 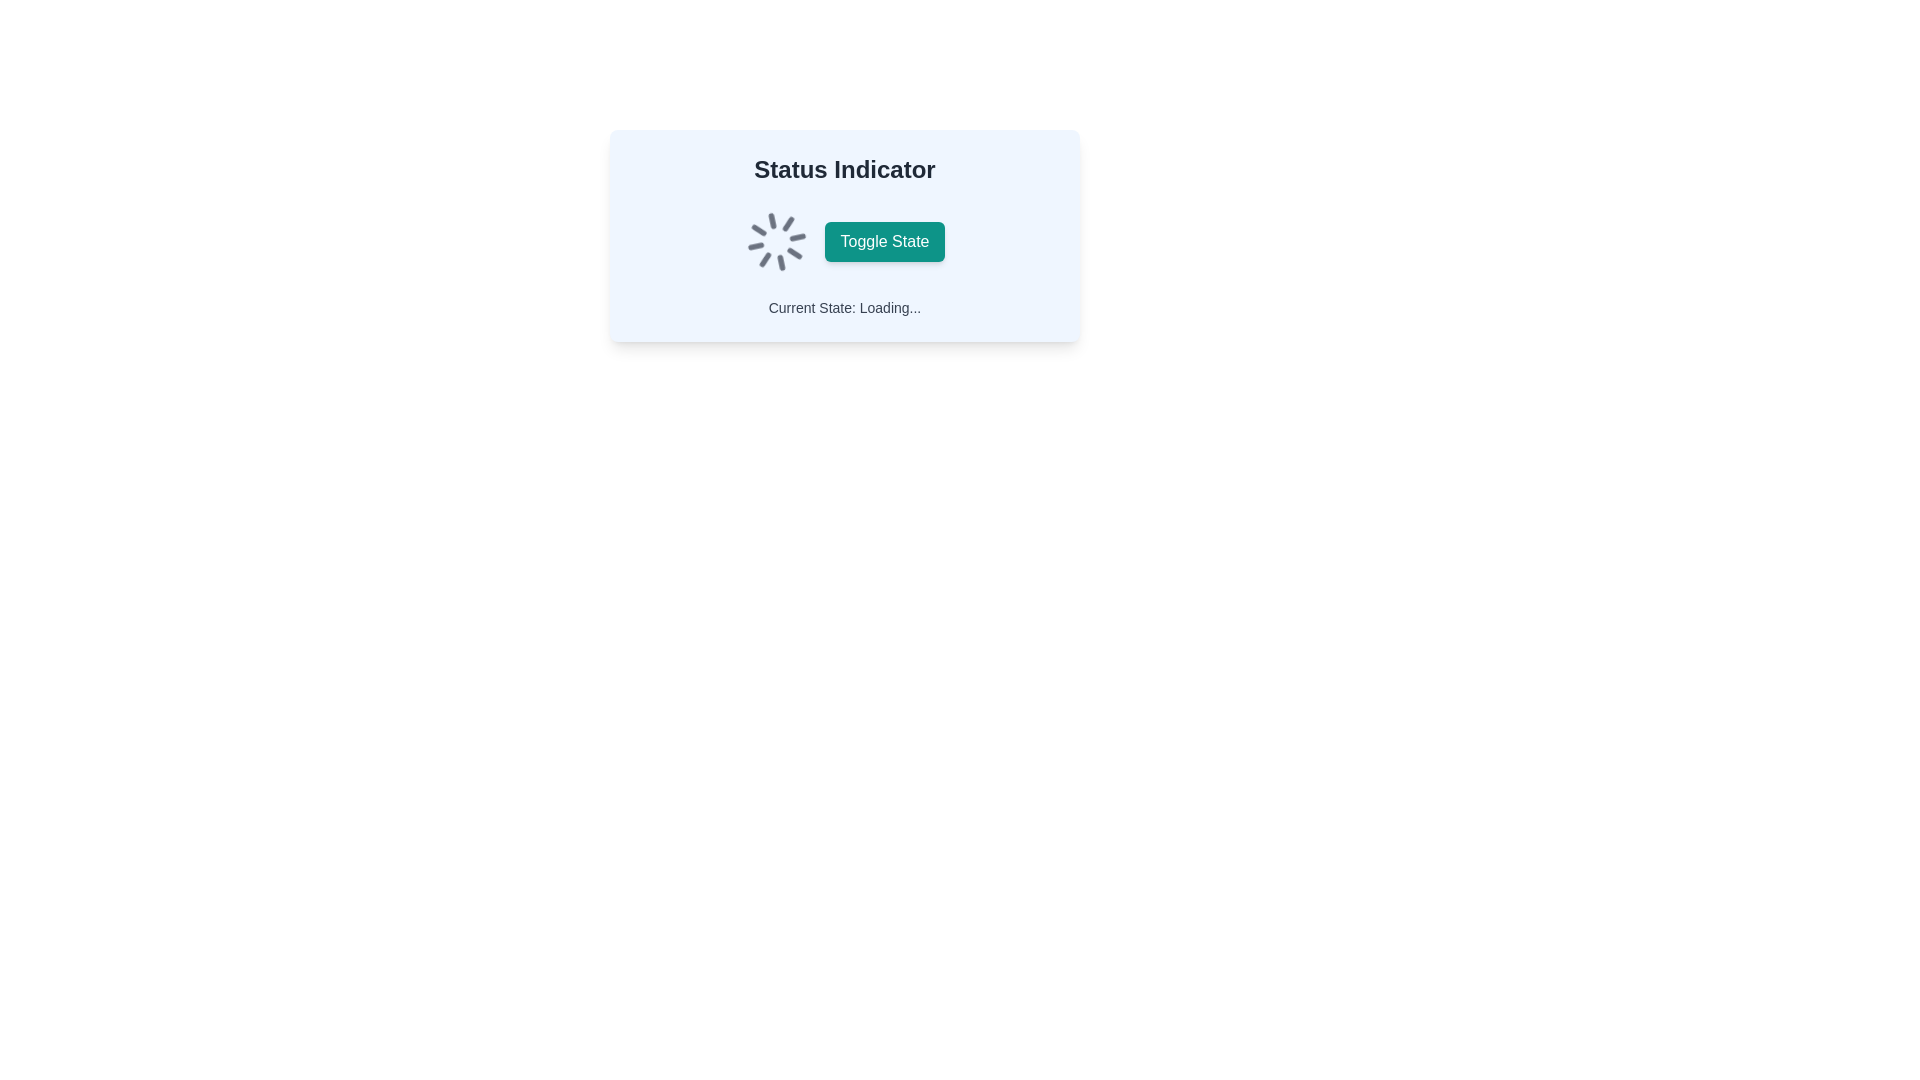 What do you see at coordinates (883, 241) in the screenshot?
I see `the medium-sized rectangular button with rounded corners, teal background, and white text that reads 'Toggle State'` at bounding box center [883, 241].